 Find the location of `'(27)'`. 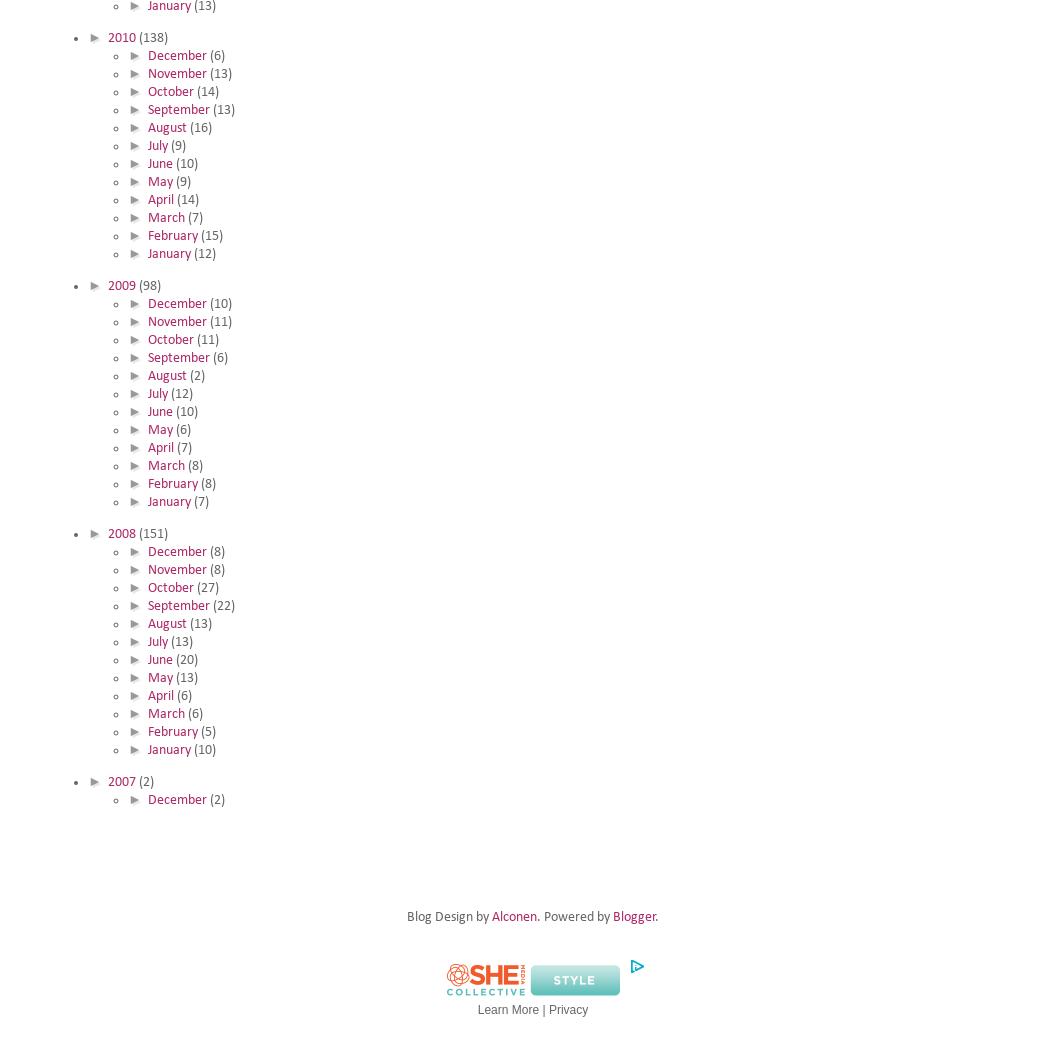

'(27)' is located at coordinates (207, 587).